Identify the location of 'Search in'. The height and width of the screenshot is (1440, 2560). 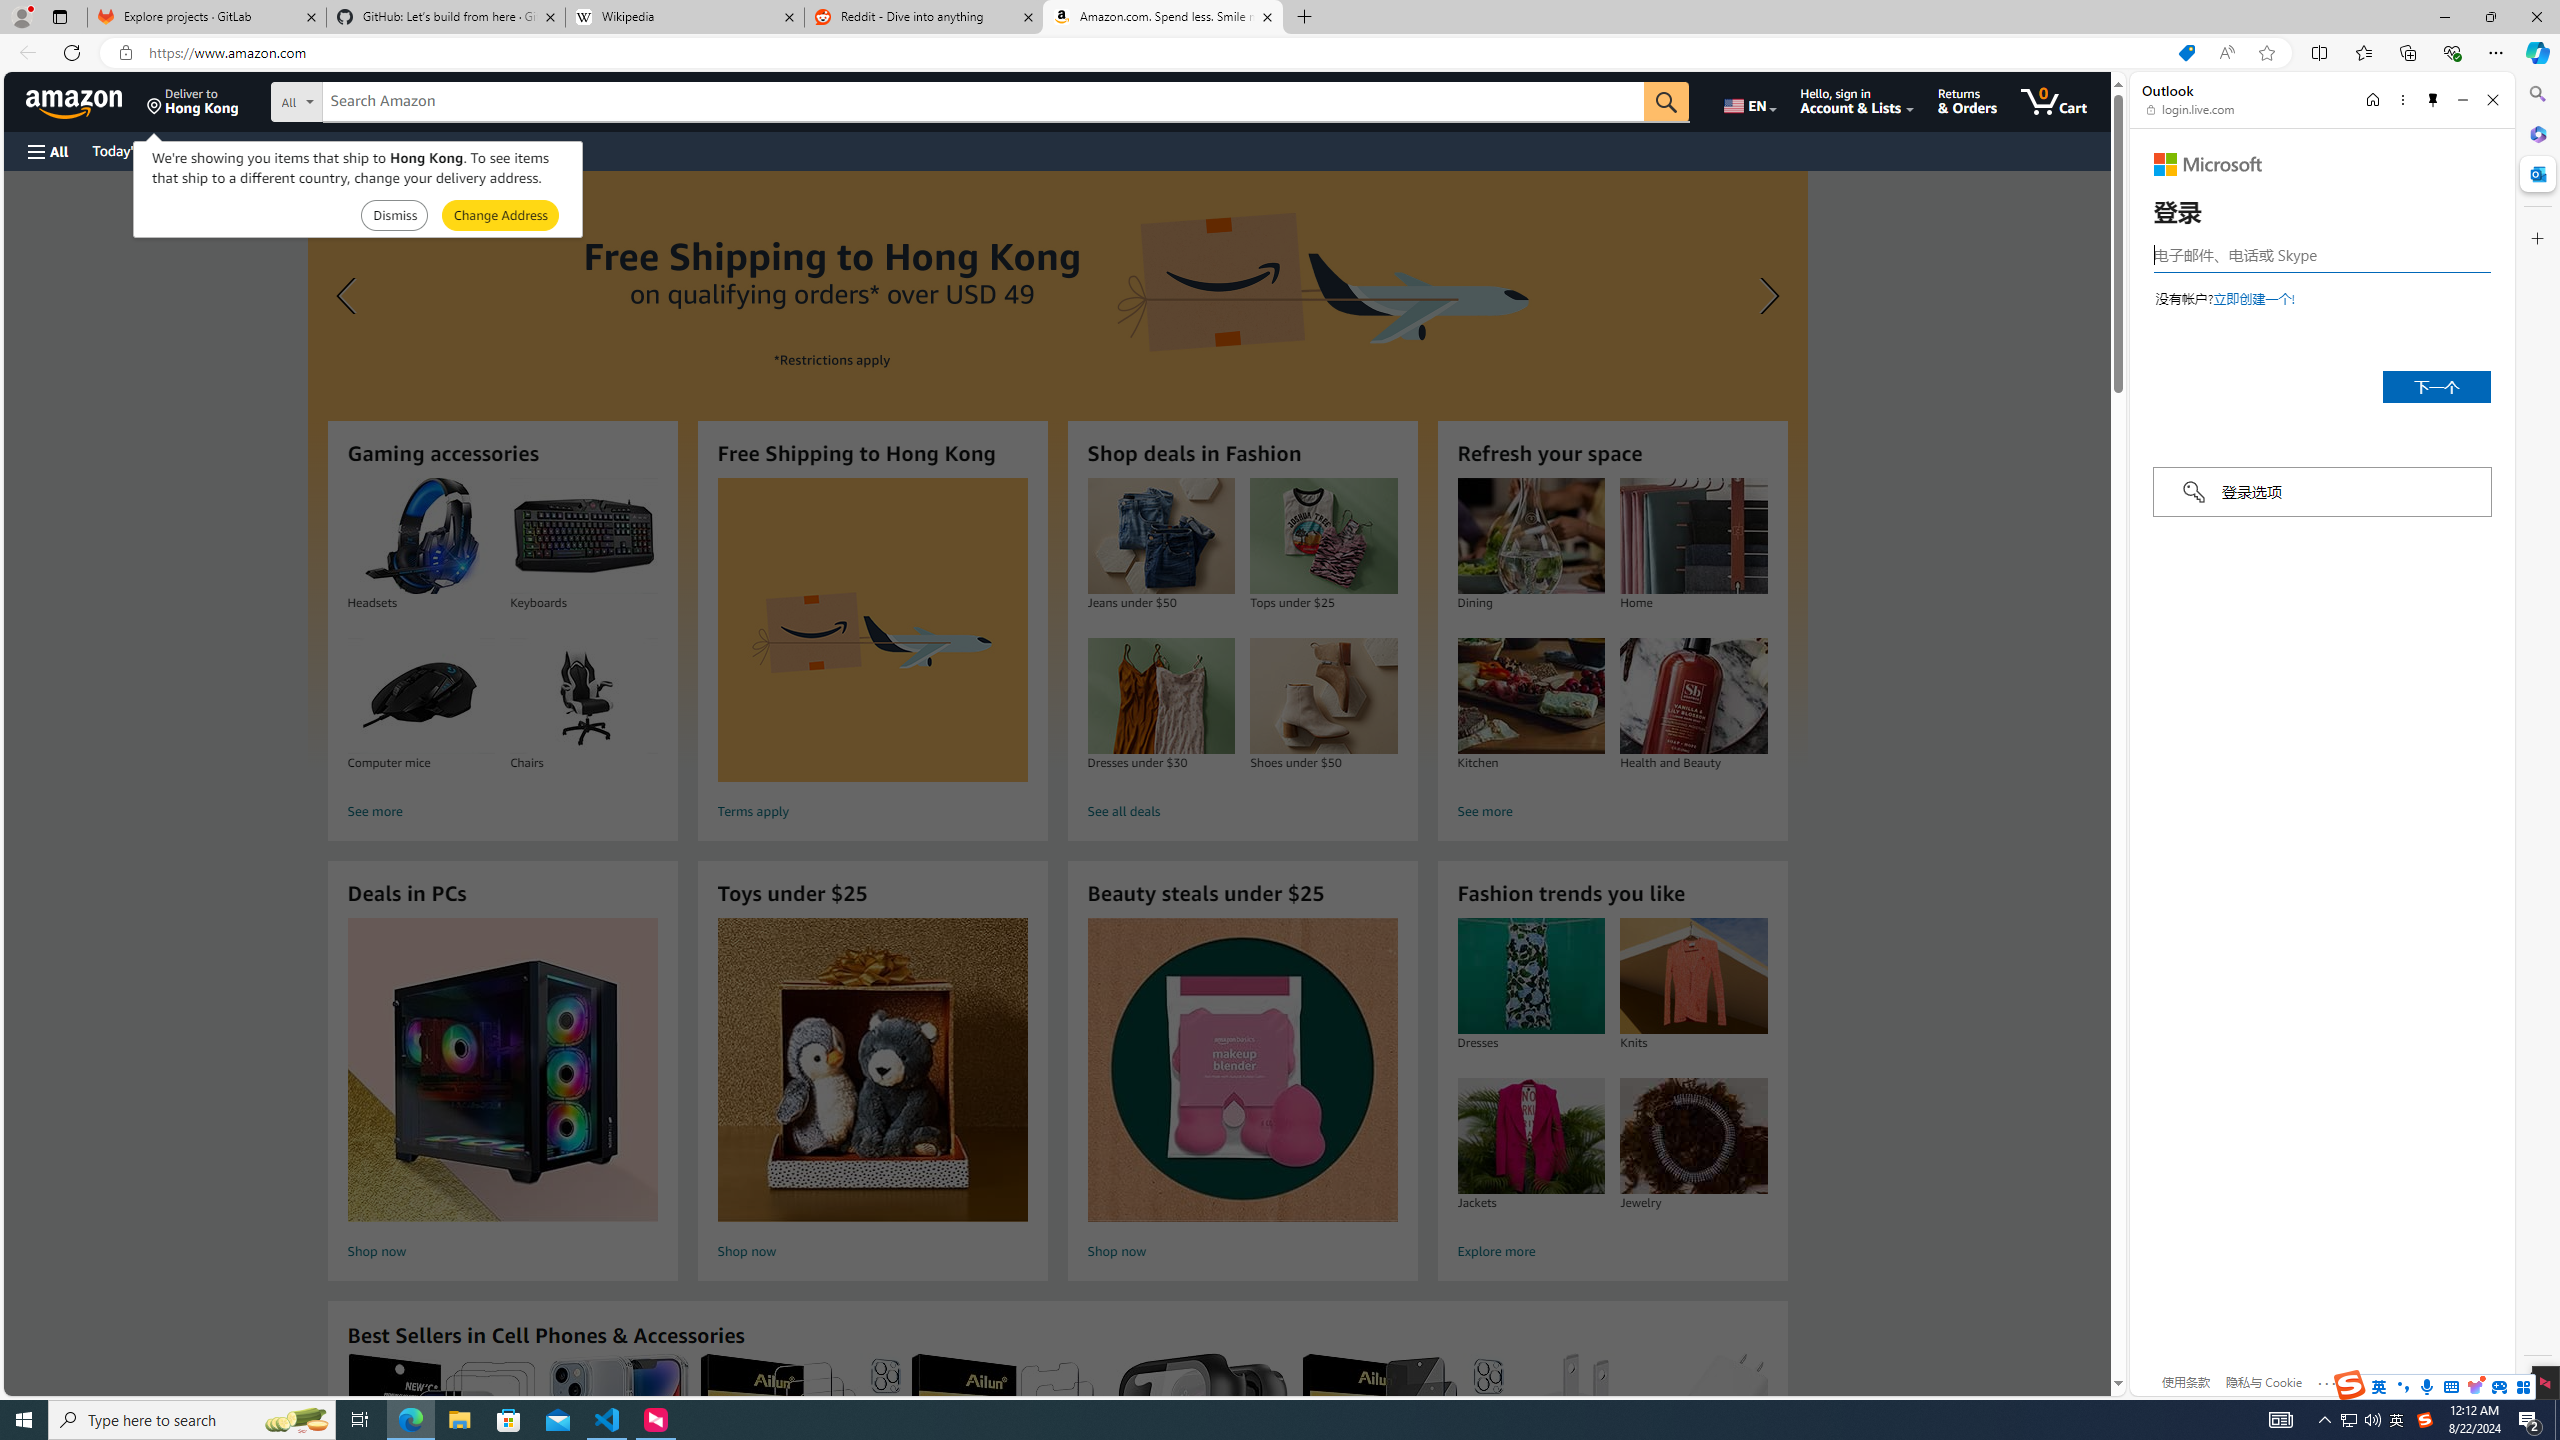
(370, 102).